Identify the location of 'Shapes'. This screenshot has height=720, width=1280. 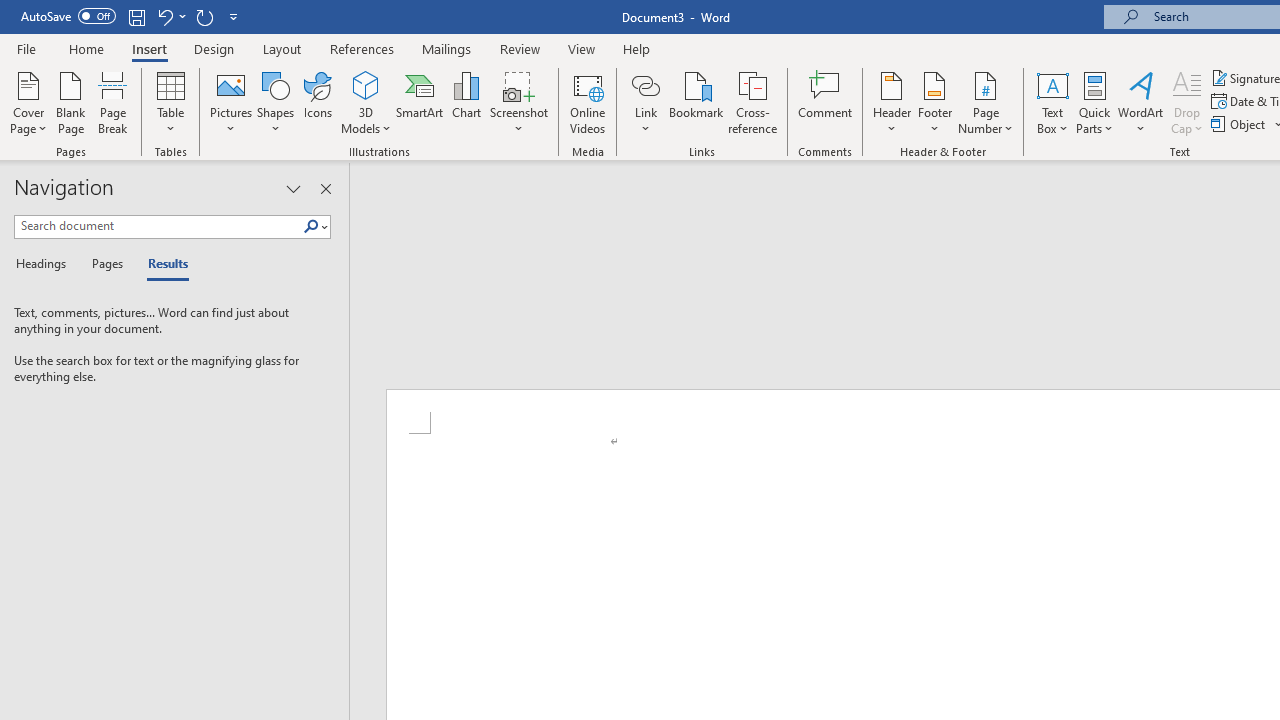
(274, 103).